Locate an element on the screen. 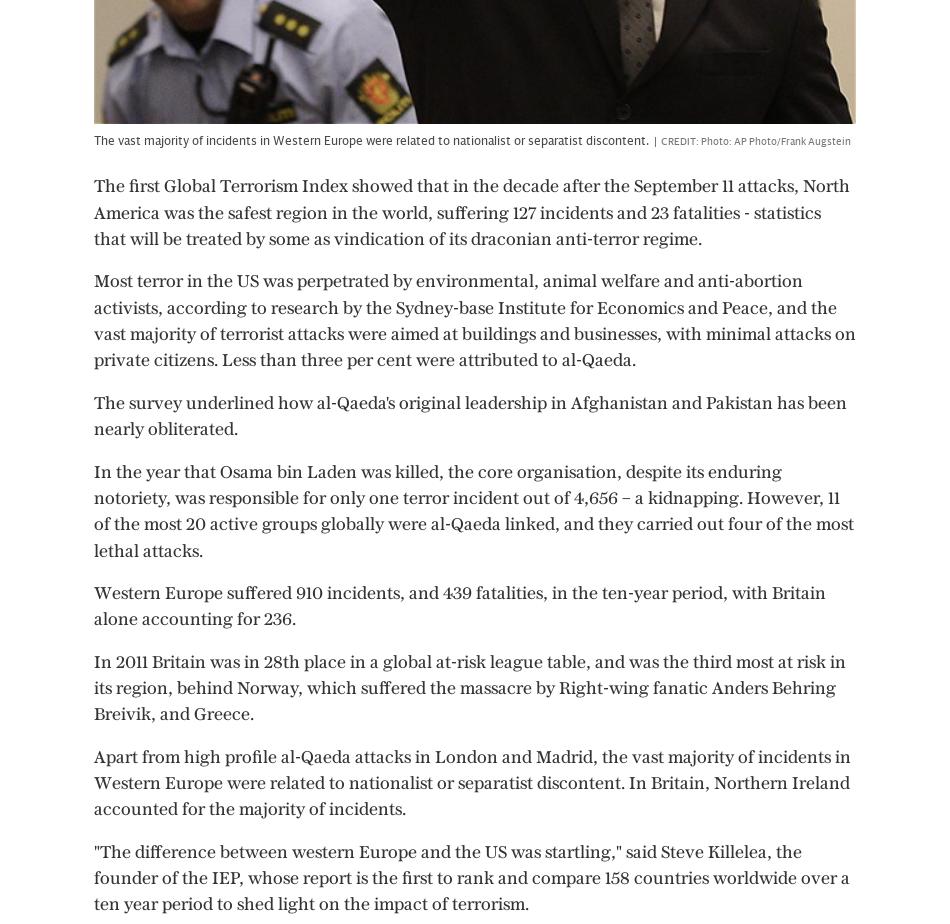  'About us' is located at coordinates (350, 898).